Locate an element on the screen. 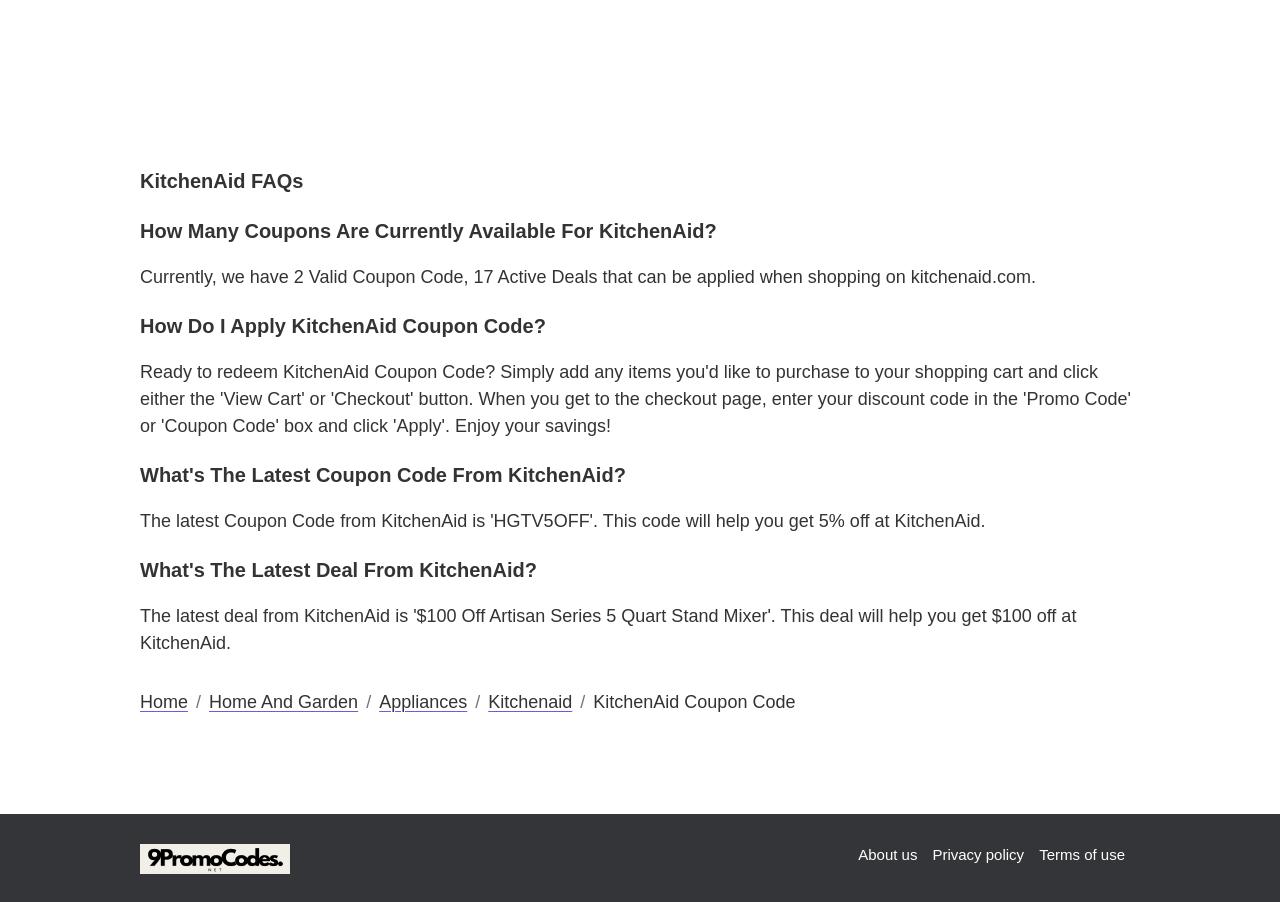 This screenshot has width=1280, height=902. 'Home' is located at coordinates (139, 701).